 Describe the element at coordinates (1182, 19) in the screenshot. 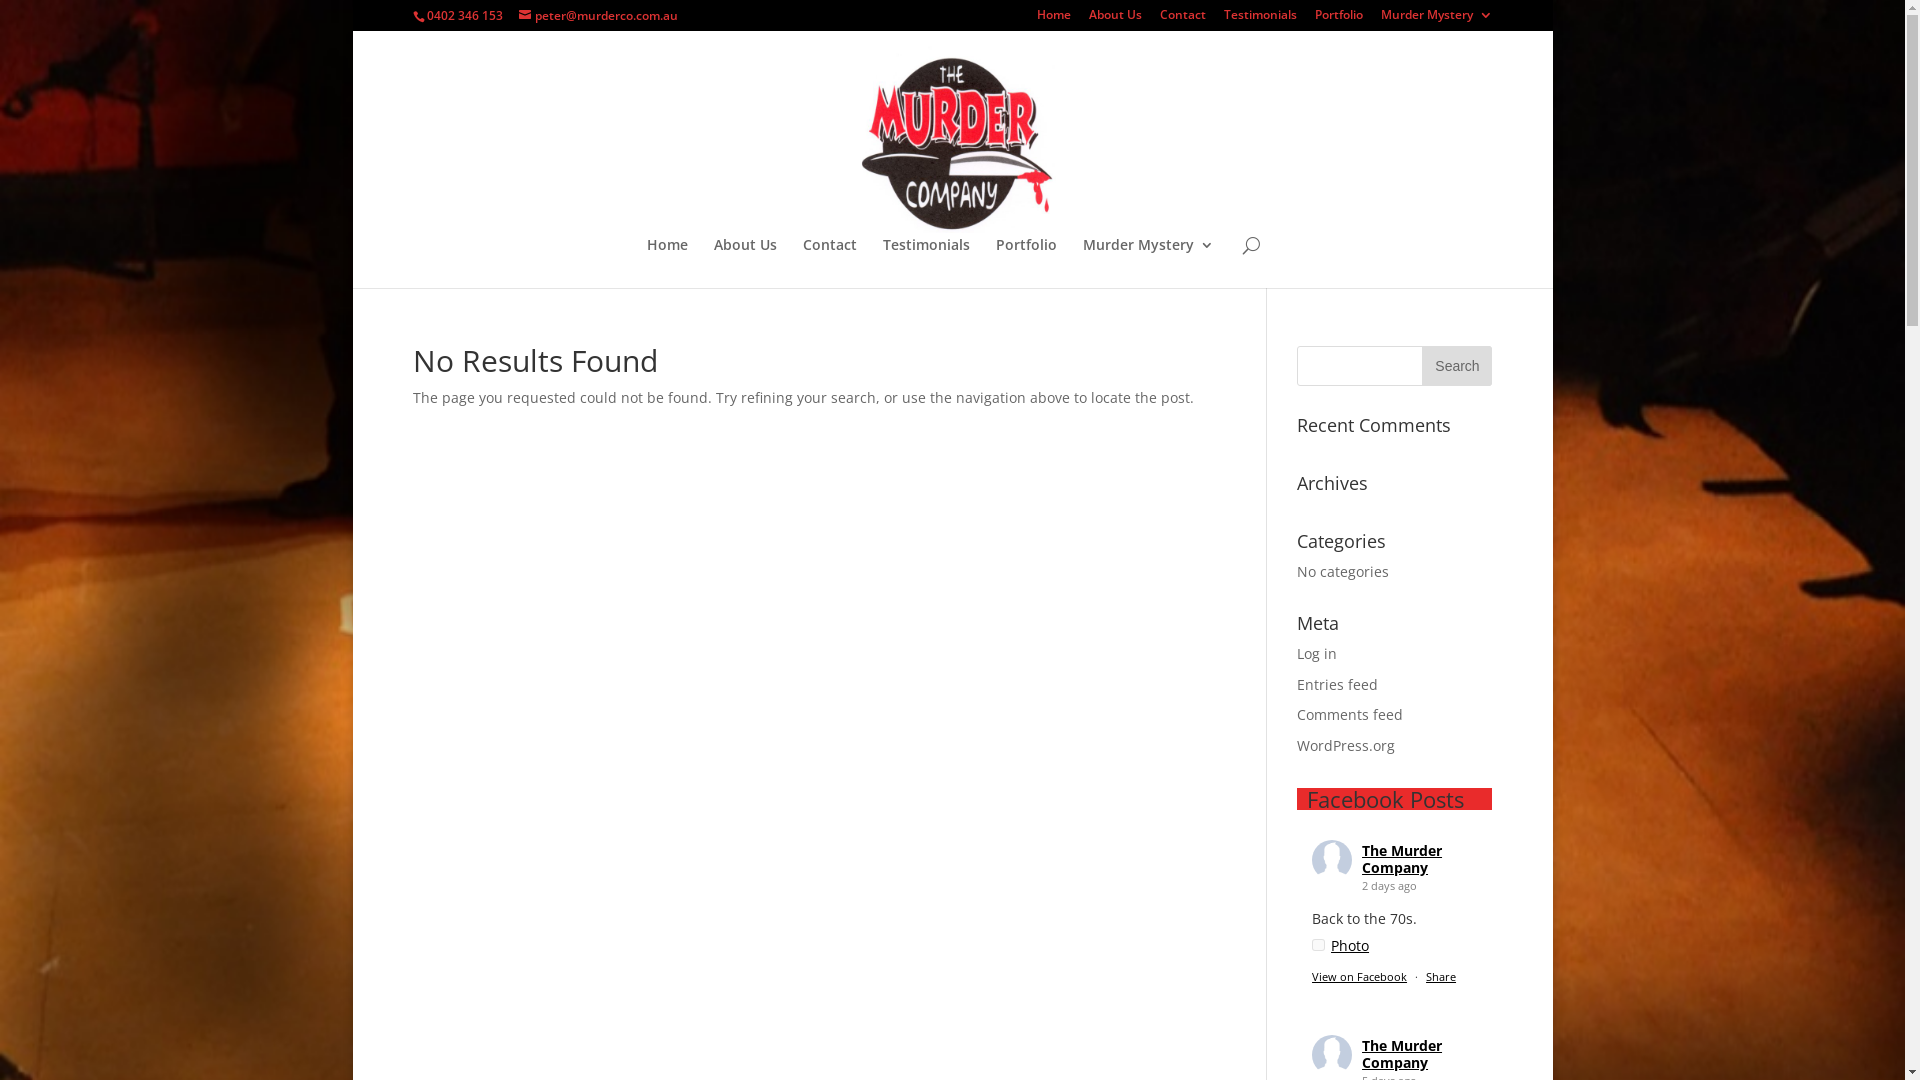

I see `'Contact'` at that location.